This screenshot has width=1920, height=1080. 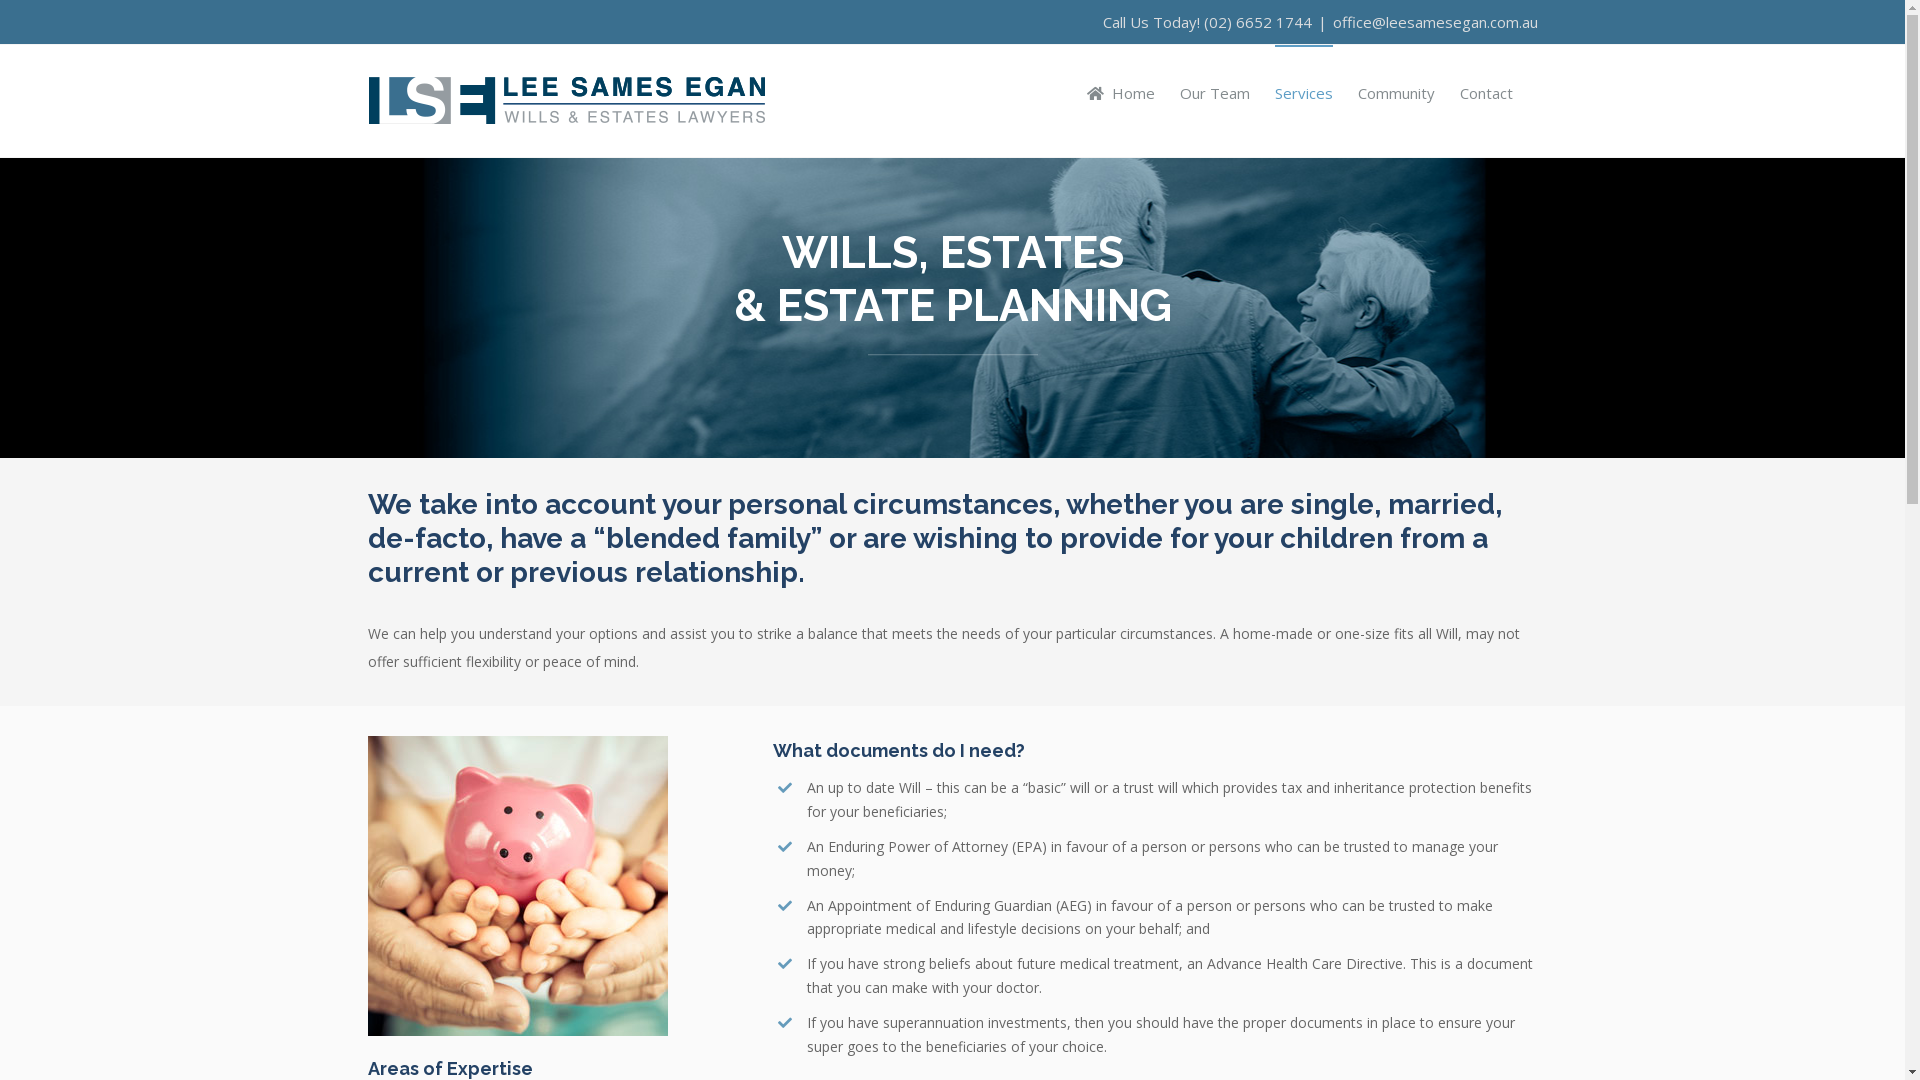 I want to click on 'Our Team', so click(x=1213, y=92).